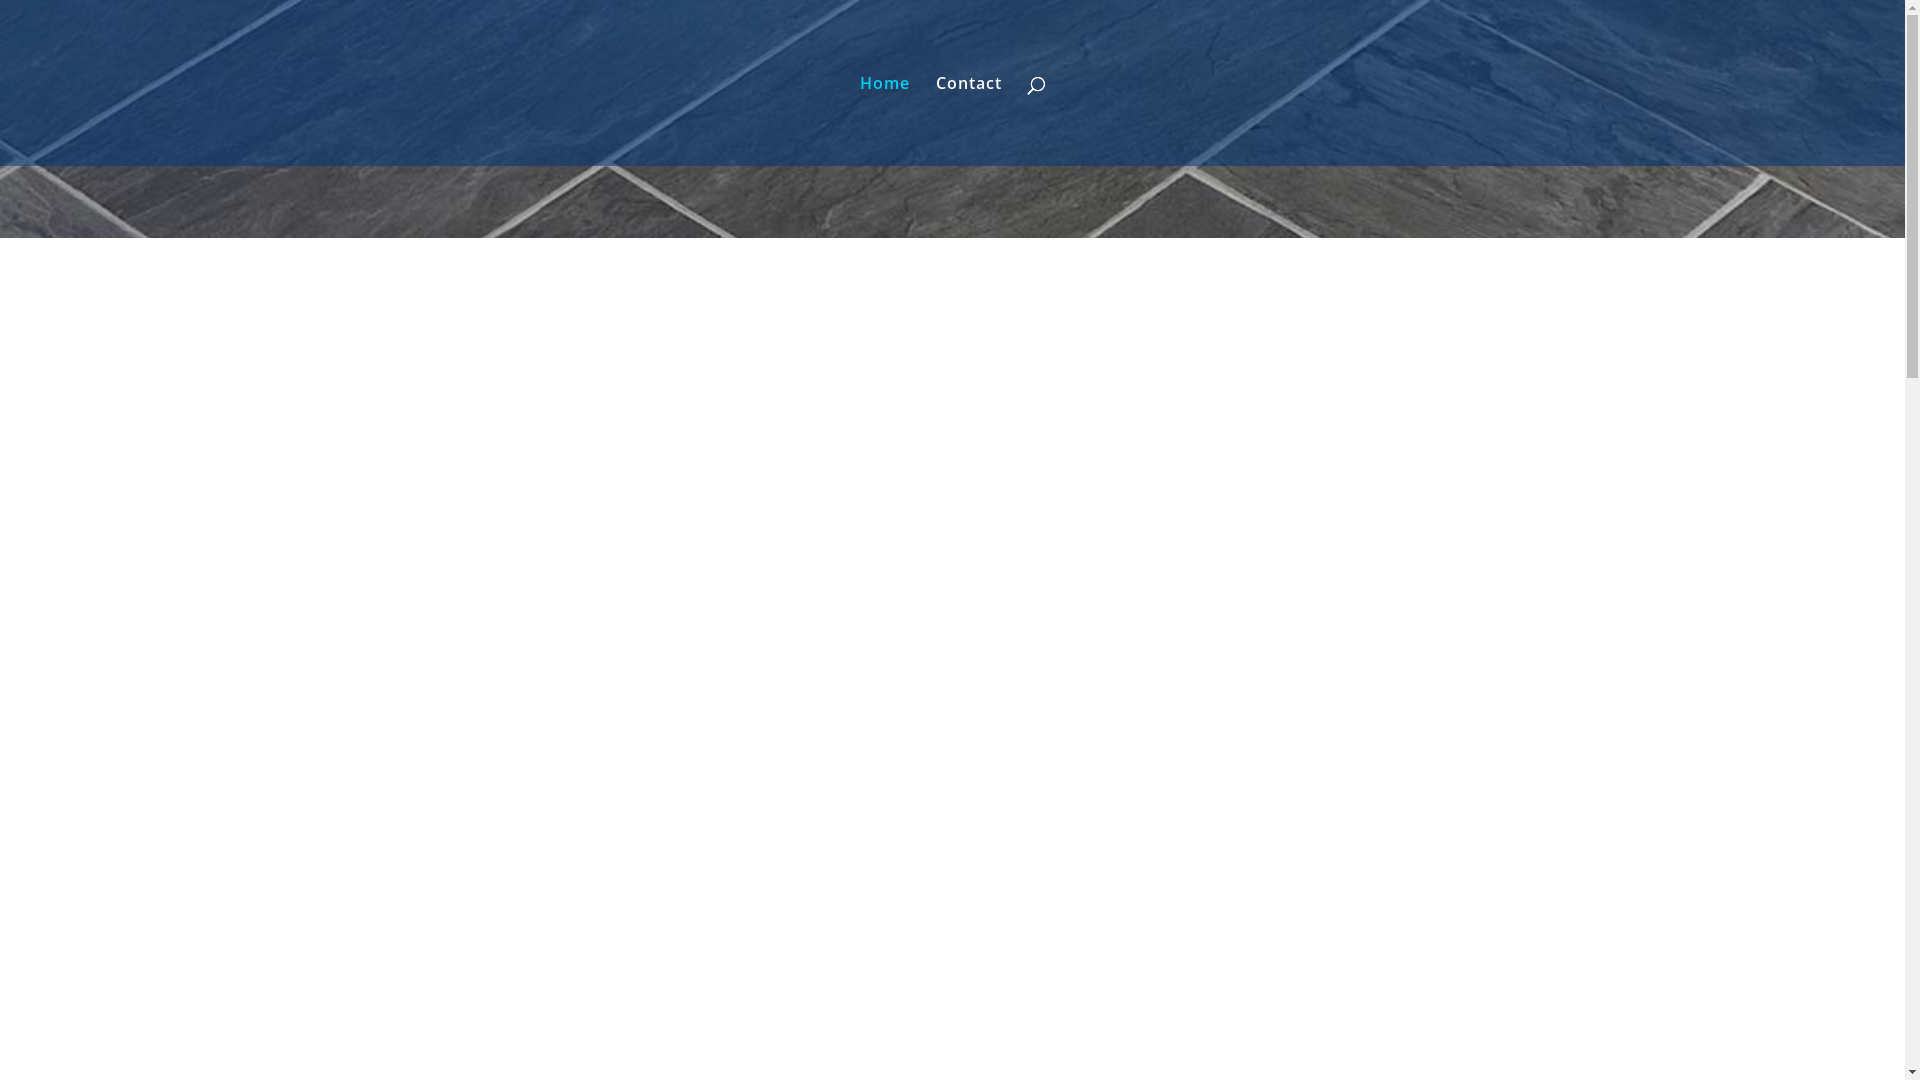 This screenshot has width=1920, height=1080. What do you see at coordinates (969, 120) in the screenshot?
I see `'Contact'` at bounding box center [969, 120].